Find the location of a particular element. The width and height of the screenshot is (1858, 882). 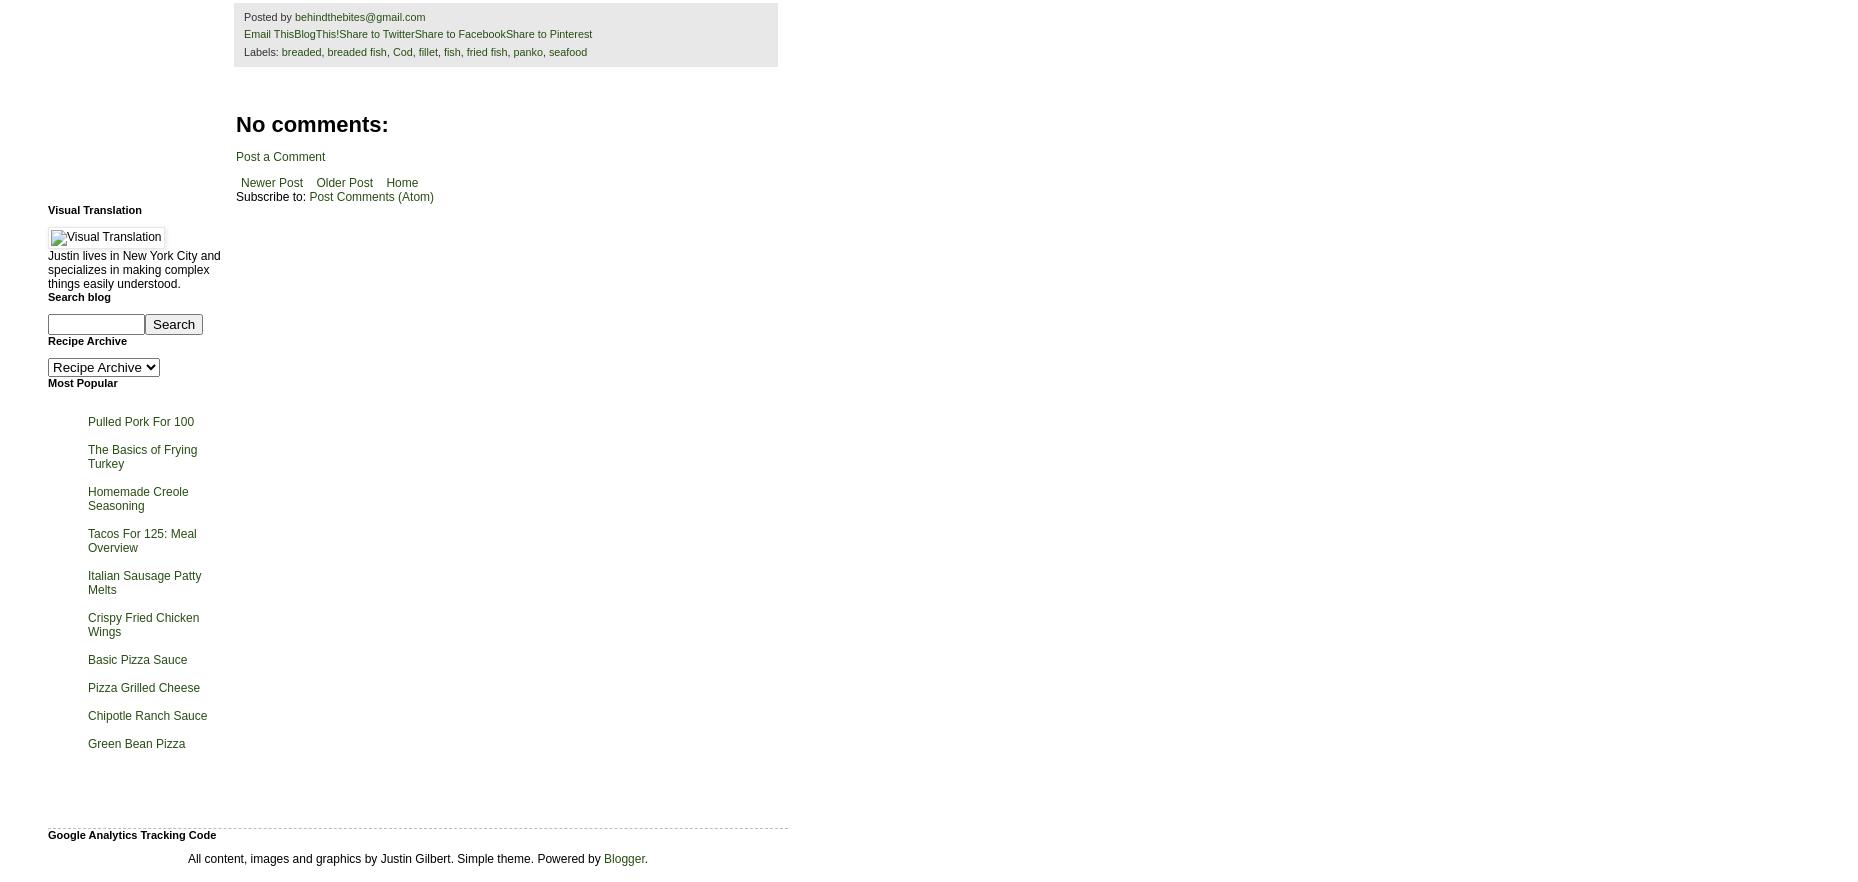

'Newer Post' is located at coordinates (271, 180).